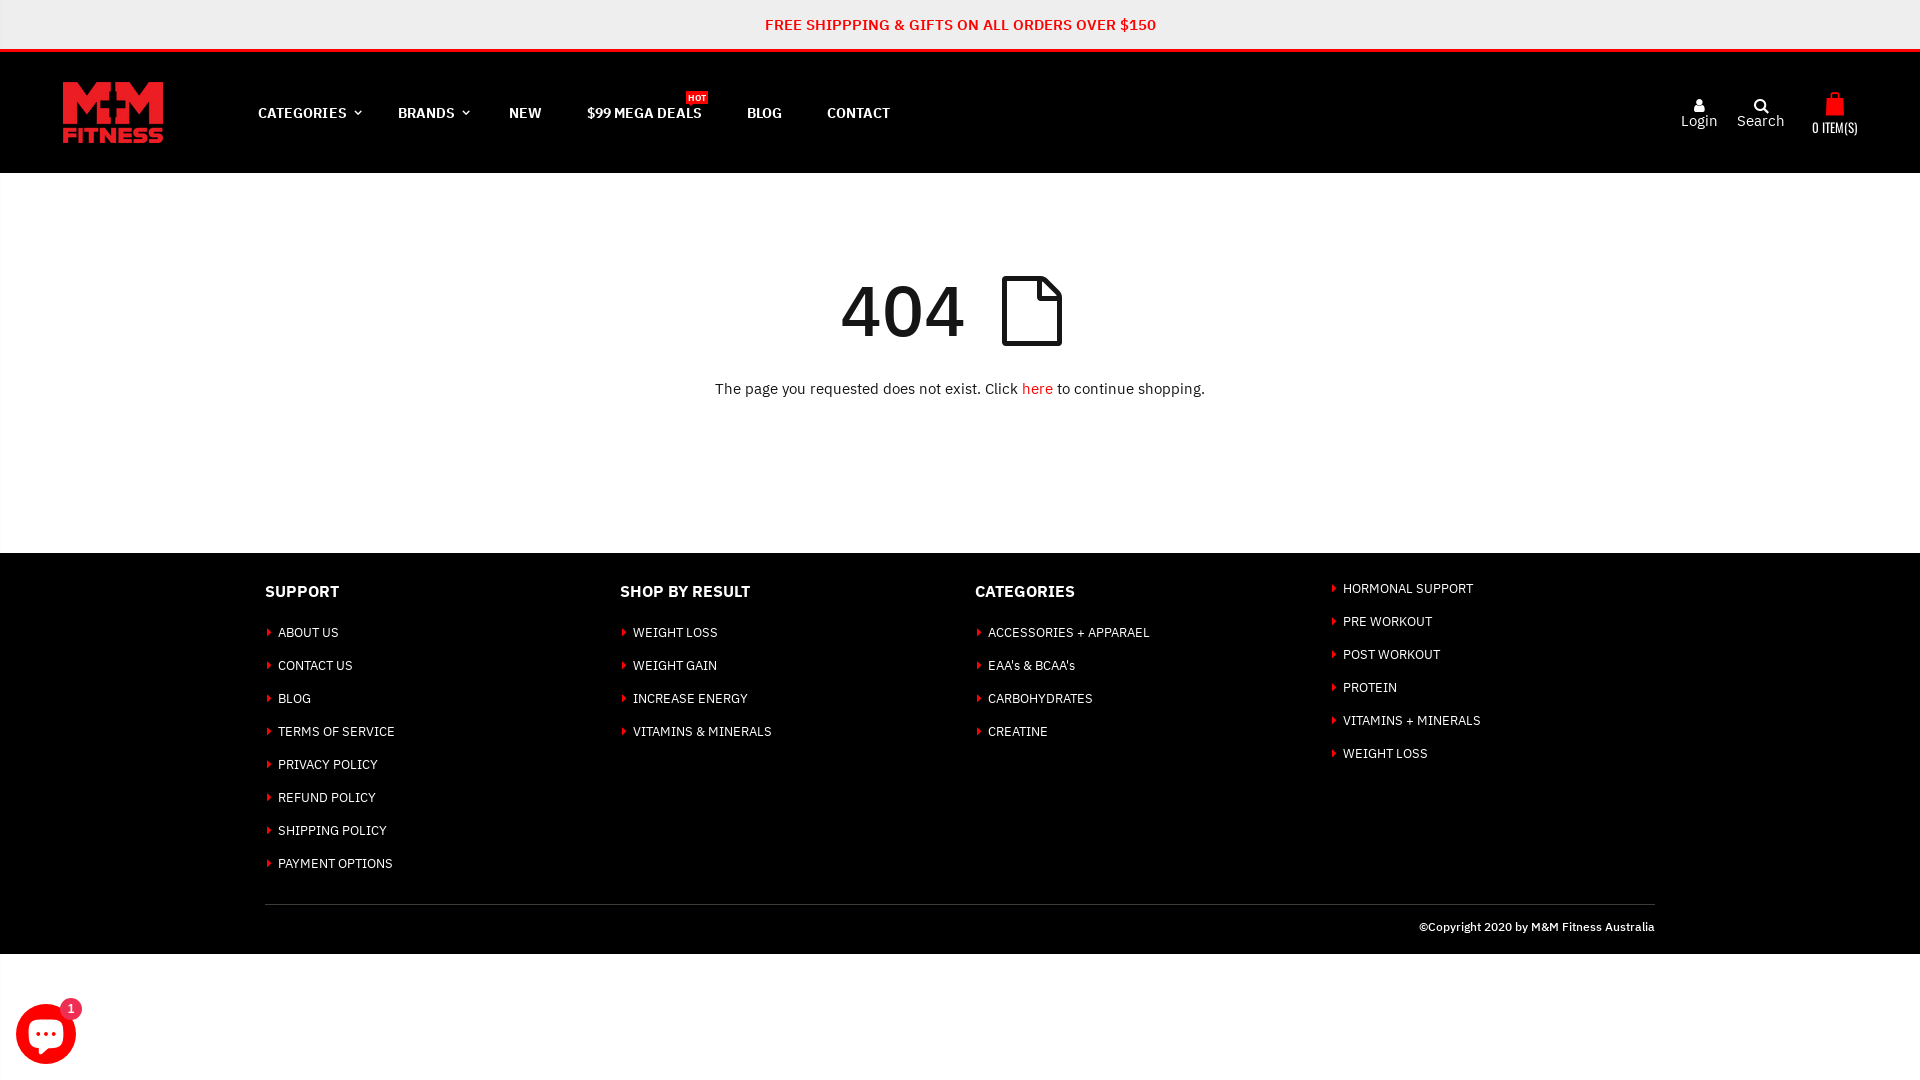 The height and width of the screenshot is (1080, 1920). Describe the element at coordinates (1406, 587) in the screenshot. I see `'HORMONAL SUPPORT'` at that location.